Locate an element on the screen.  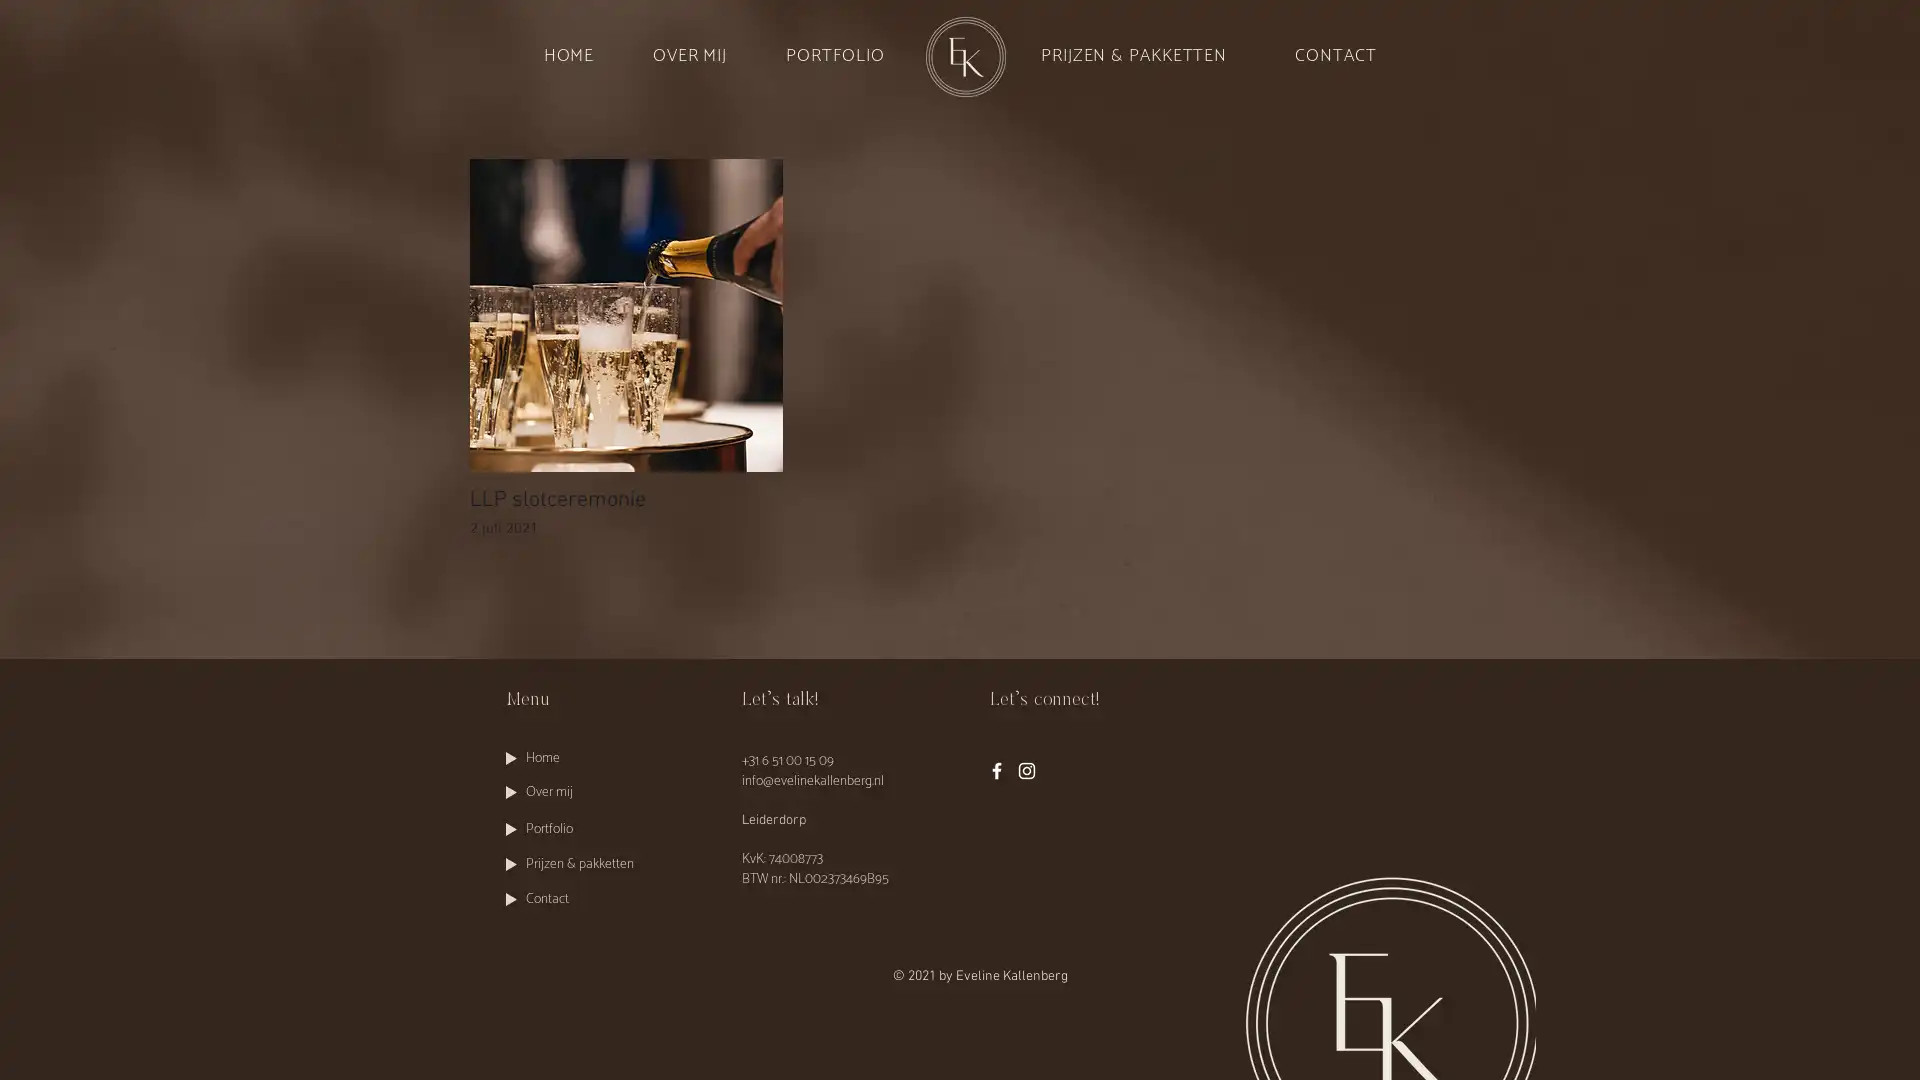
LLP slotceremonie LLP slotceremonie 2 juli 2021 is located at coordinates (625, 386).